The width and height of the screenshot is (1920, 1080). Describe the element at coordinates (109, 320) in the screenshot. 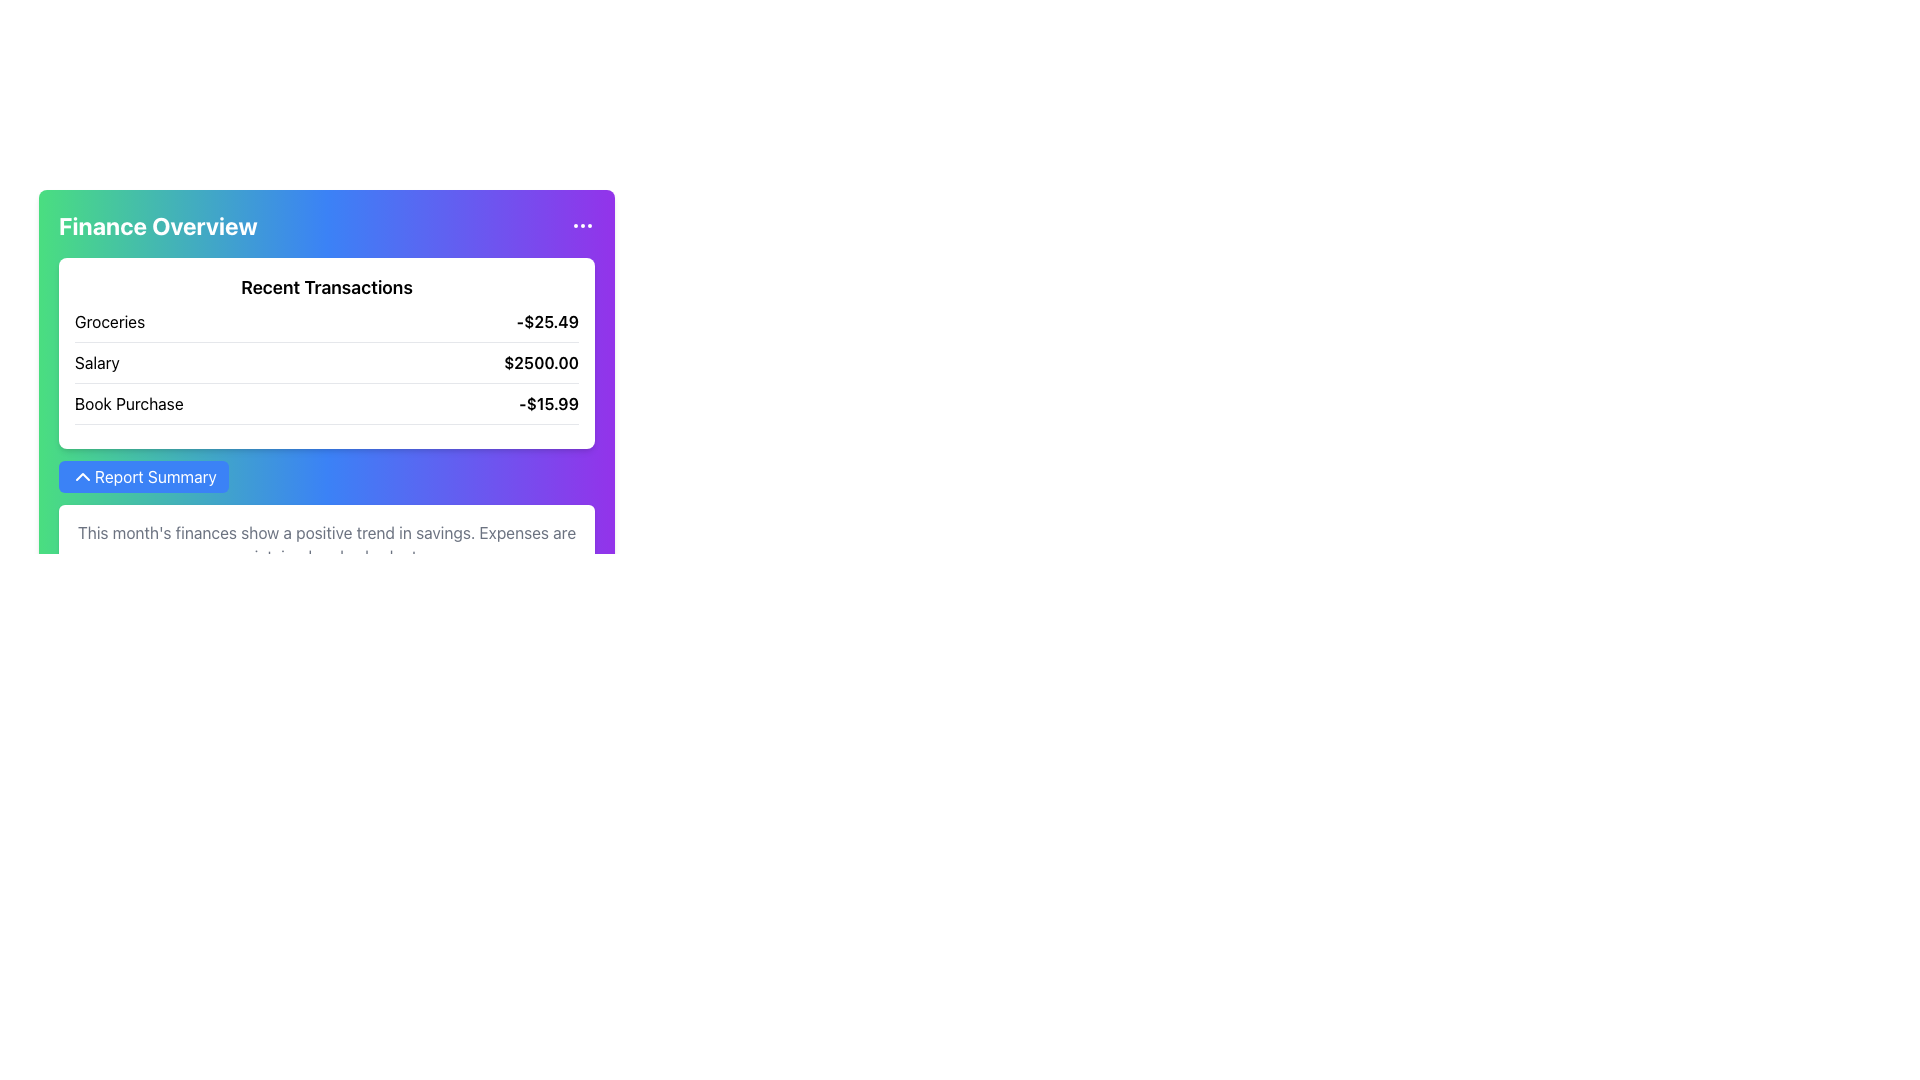

I see `the 'Groceries' text label, which is the first item in the Recent Transactions section and is aligned to the left in its row` at that location.